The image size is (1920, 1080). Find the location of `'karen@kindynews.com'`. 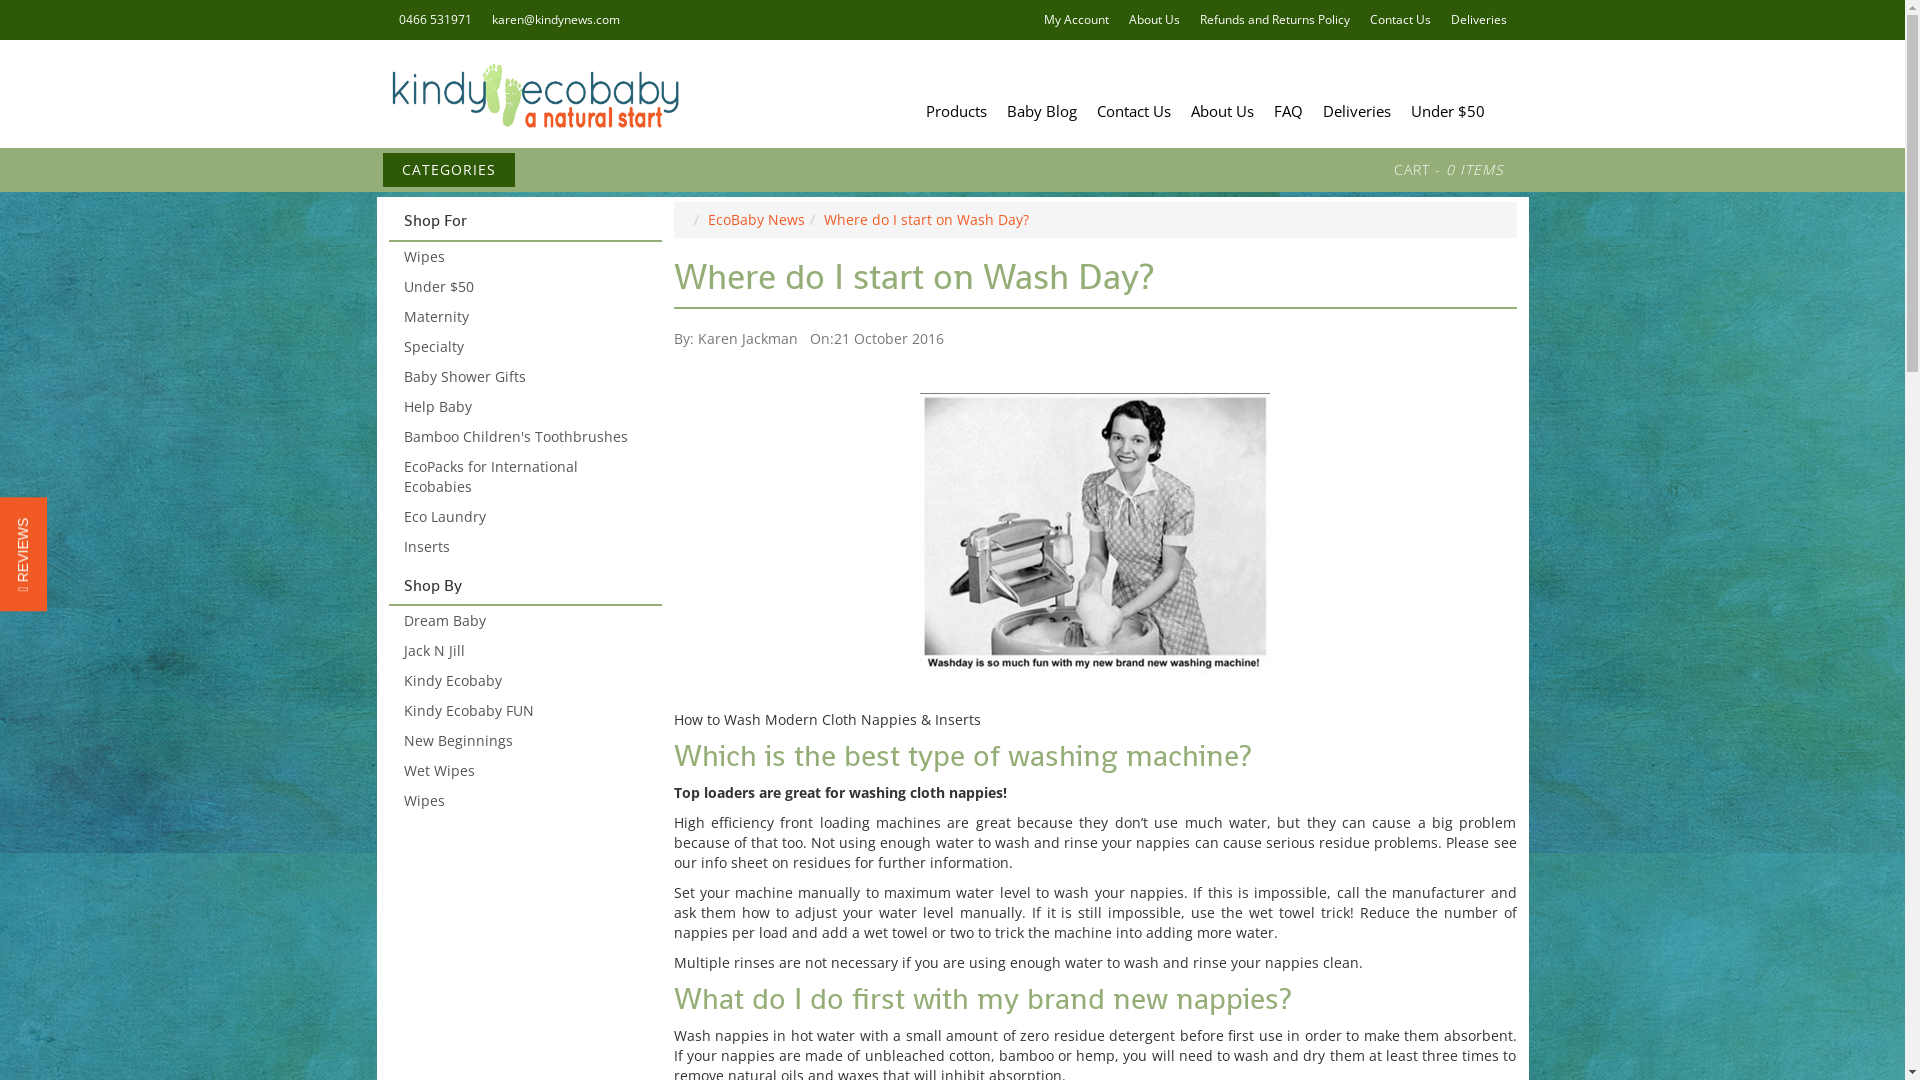

'karen@kindynews.com' is located at coordinates (556, 19).